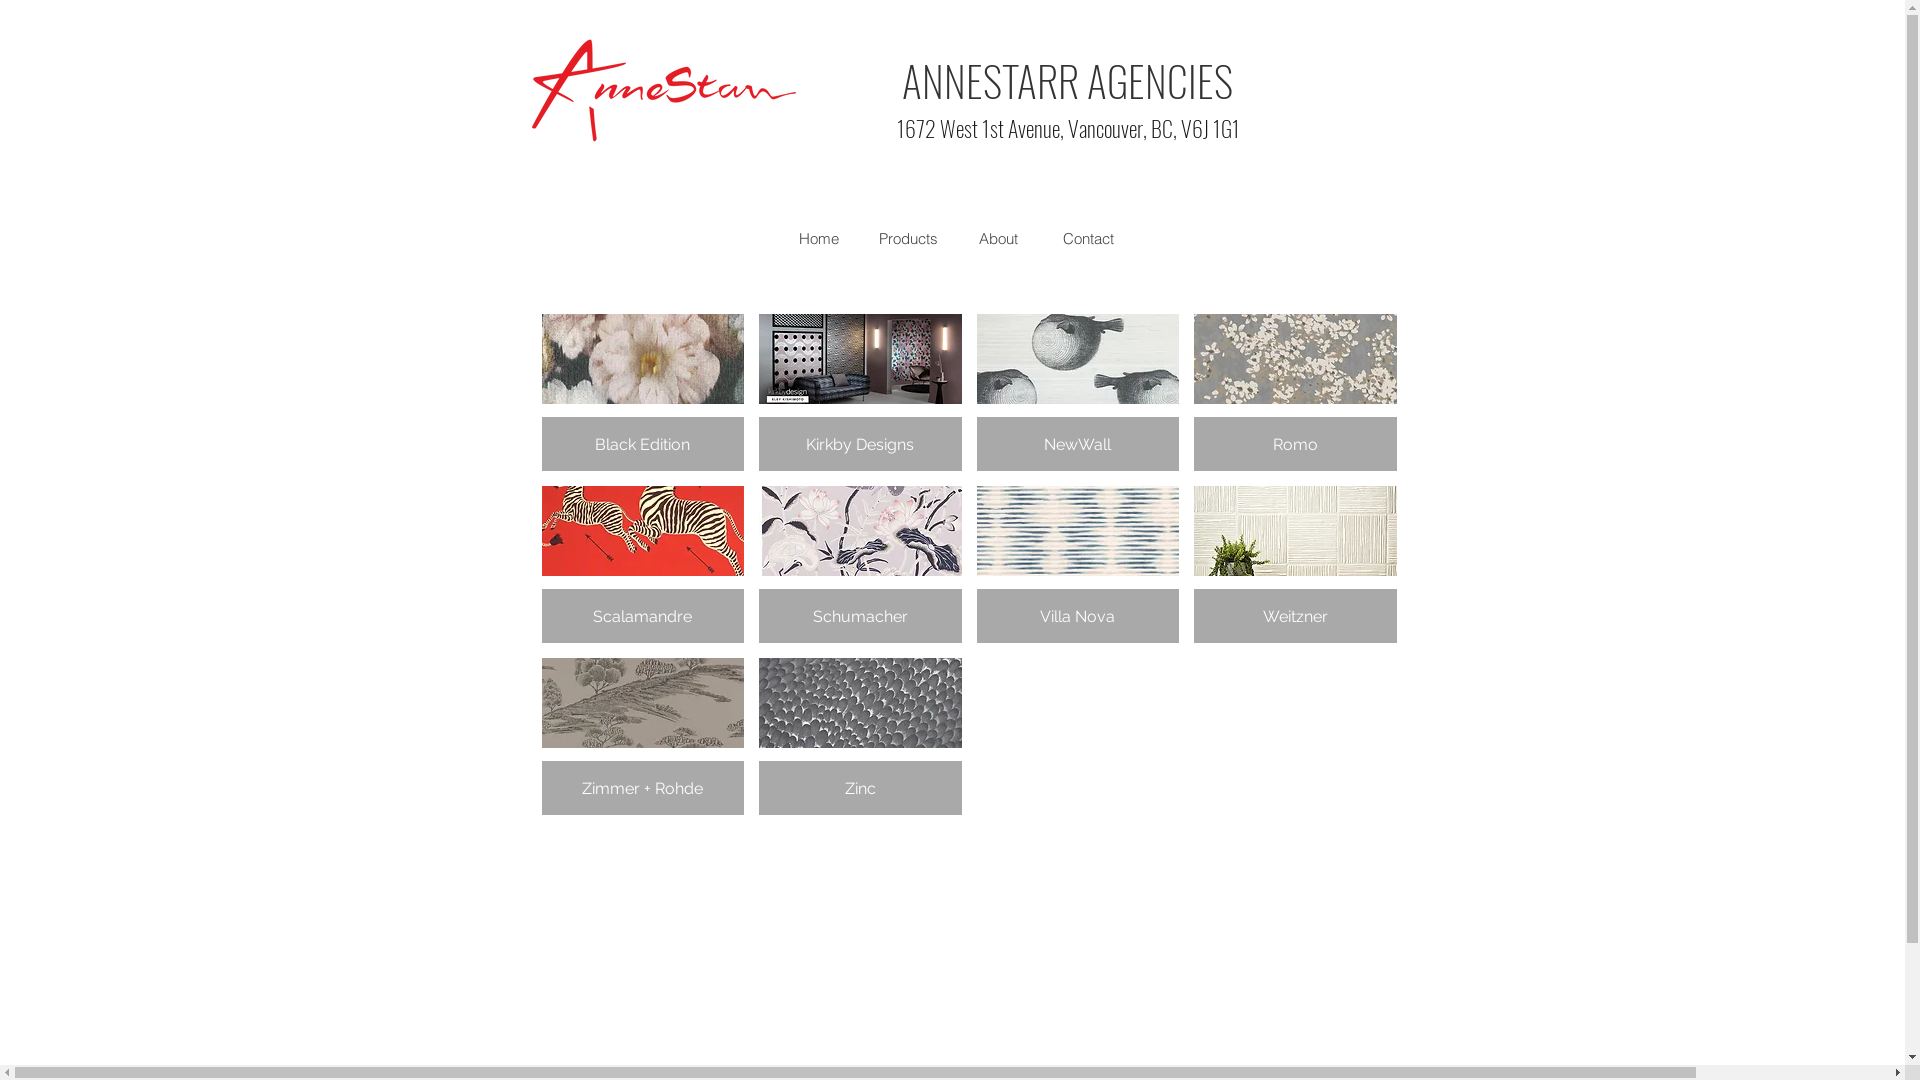  What do you see at coordinates (998, 238) in the screenshot?
I see `'About'` at bounding box center [998, 238].